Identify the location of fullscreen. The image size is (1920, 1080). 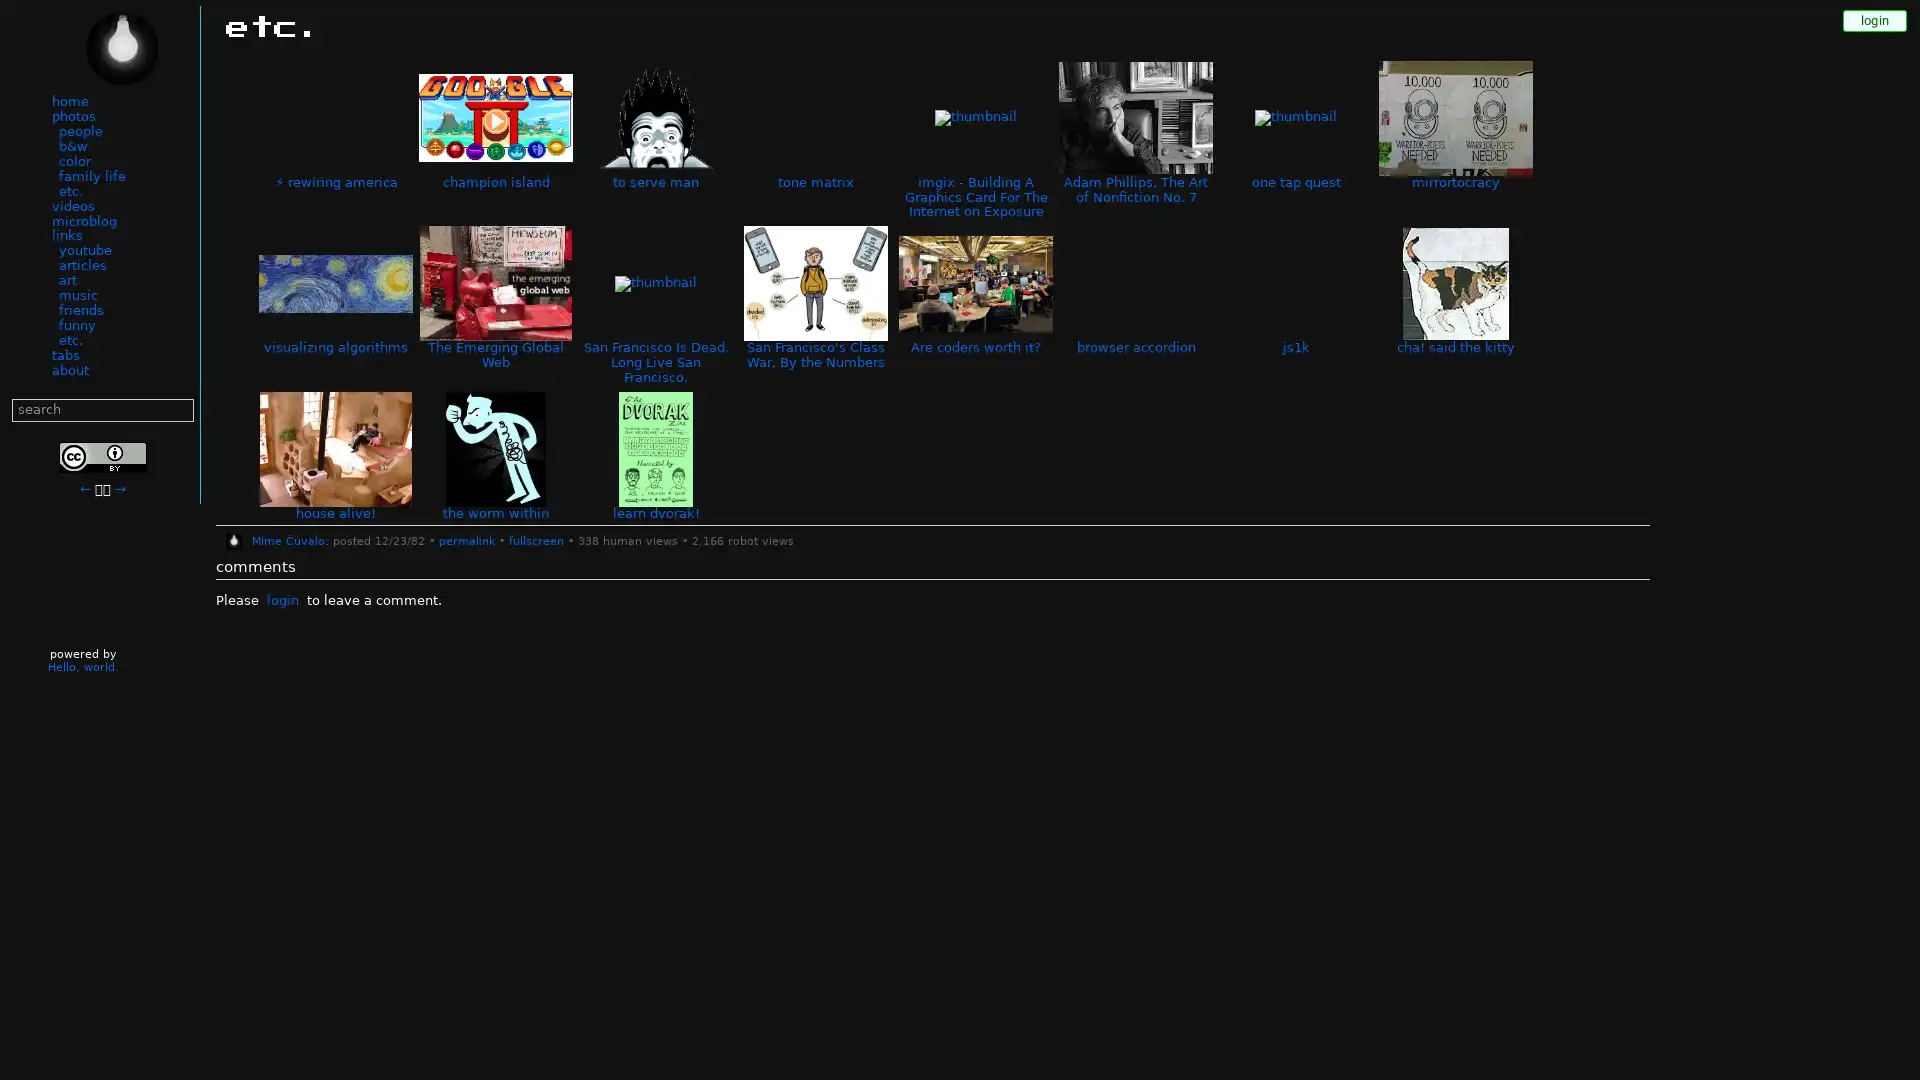
(535, 542).